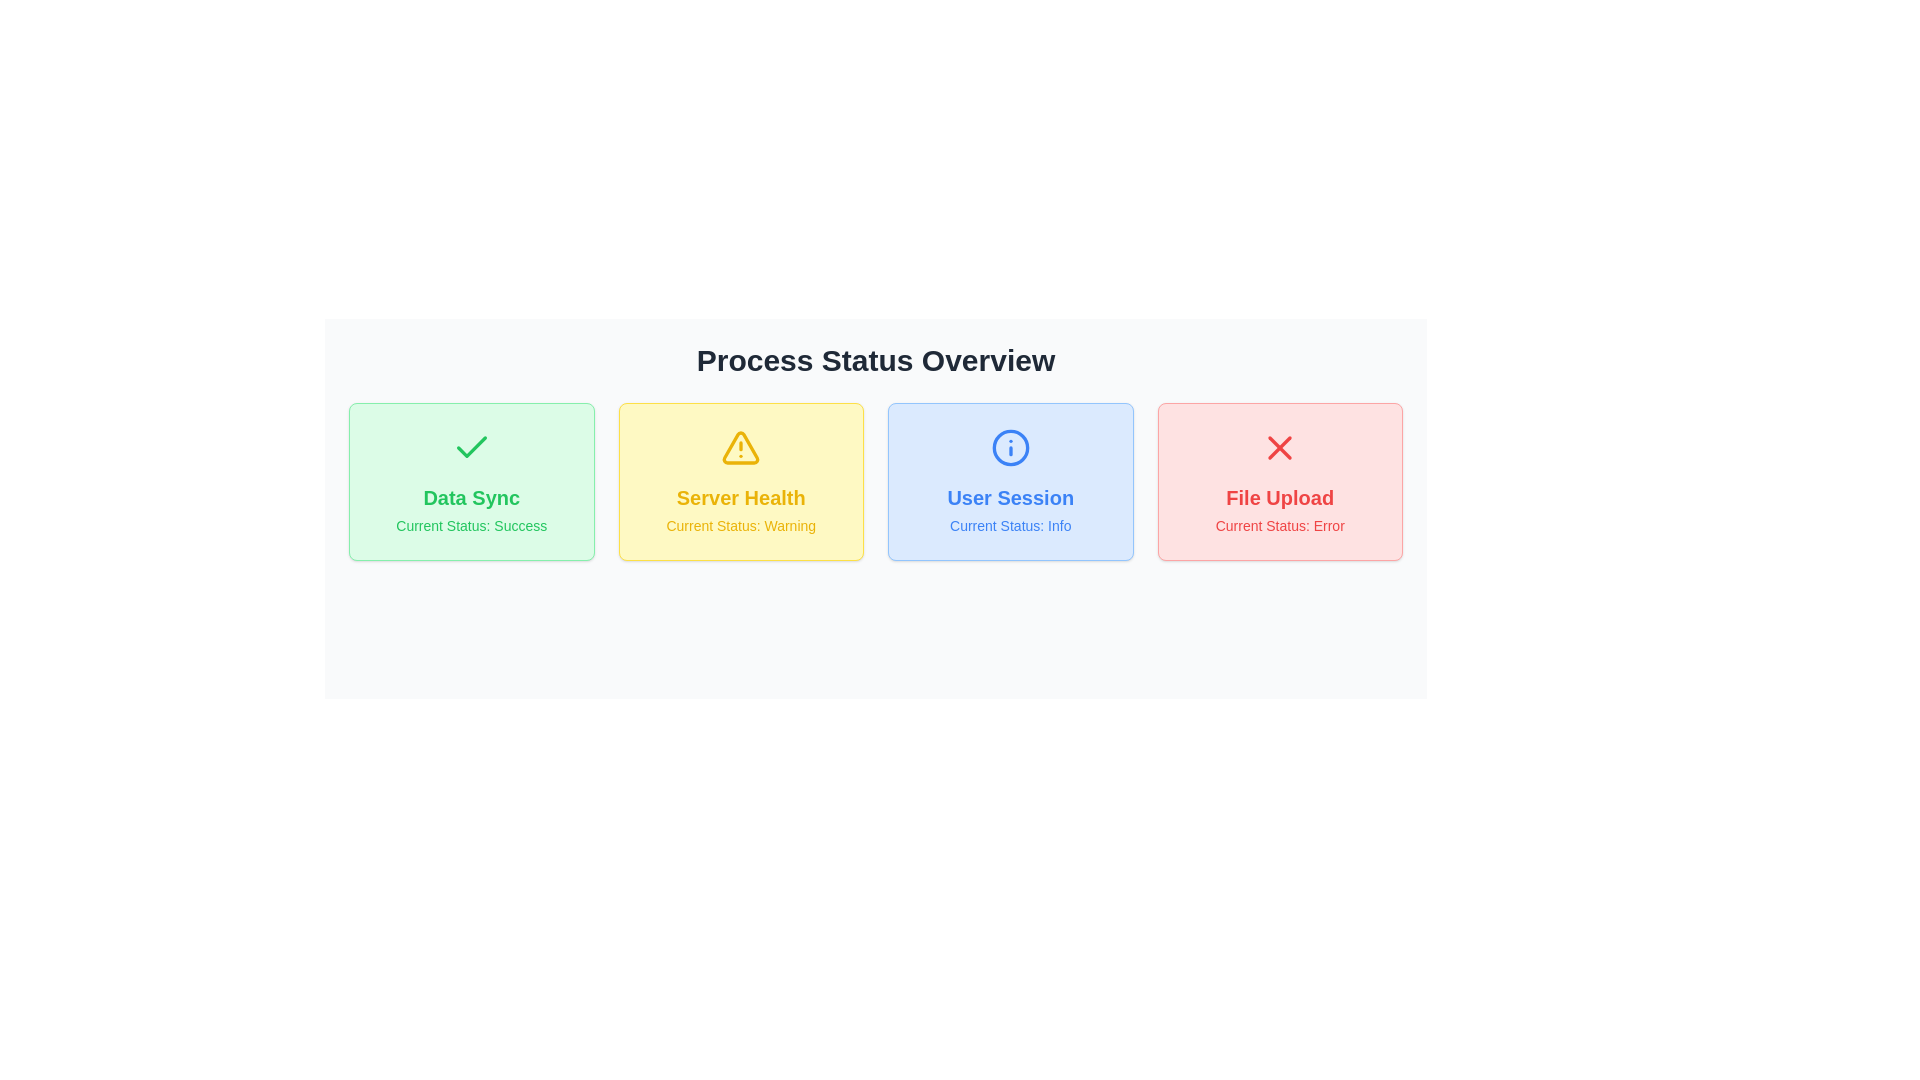 The width and height of the screenshot is (1920, 1080). Describe the element at coordinates (740, 524) in the screenshot. I see `the text label displaying 'Current Status: Warning' located at the bottom of the 'Server Health' card component` at that location.